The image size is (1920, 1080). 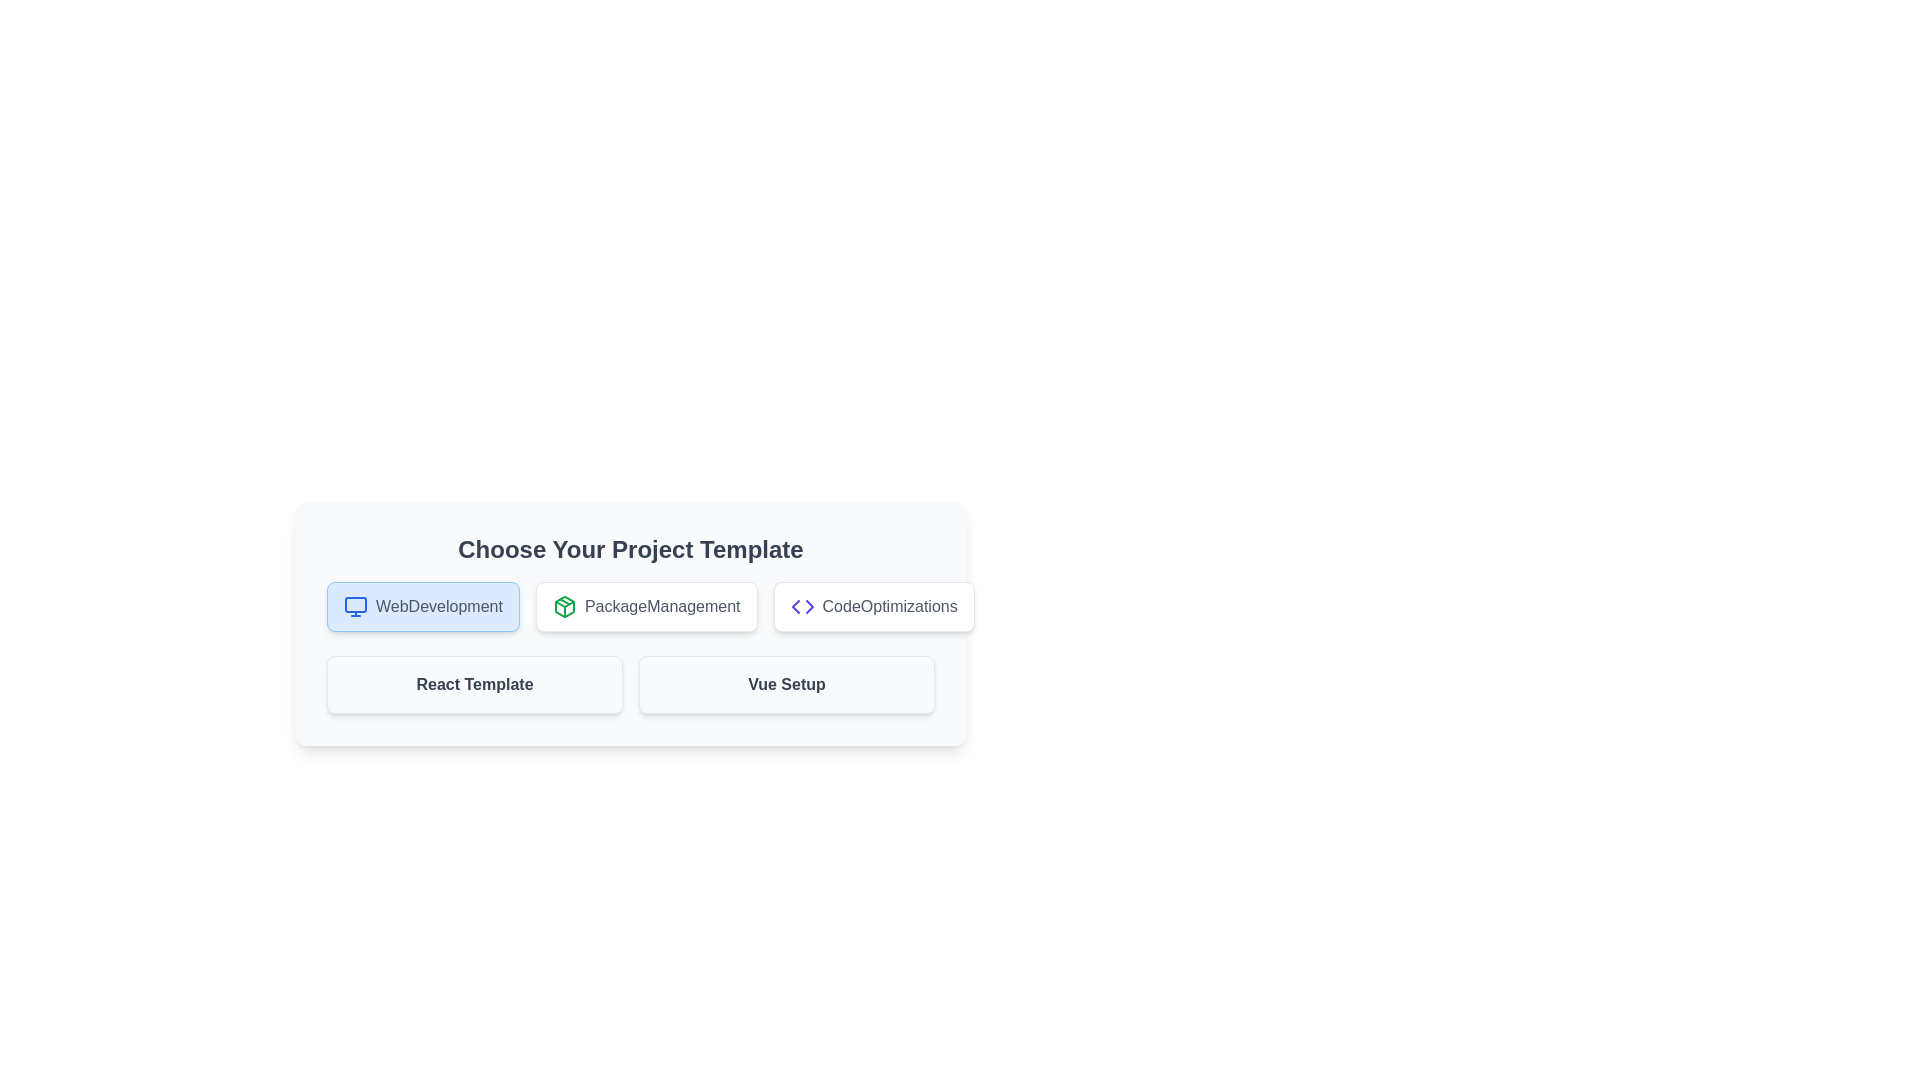 What do you see at coordinates (646, 605) in the screenshot?
I see `the 'PackageManagement' button, which is a rectangular button with rounded corners, featuring a green 3D box icon on the left and the text 'PackageManagement' in gray font on the right` at bounding box center [646, 605].